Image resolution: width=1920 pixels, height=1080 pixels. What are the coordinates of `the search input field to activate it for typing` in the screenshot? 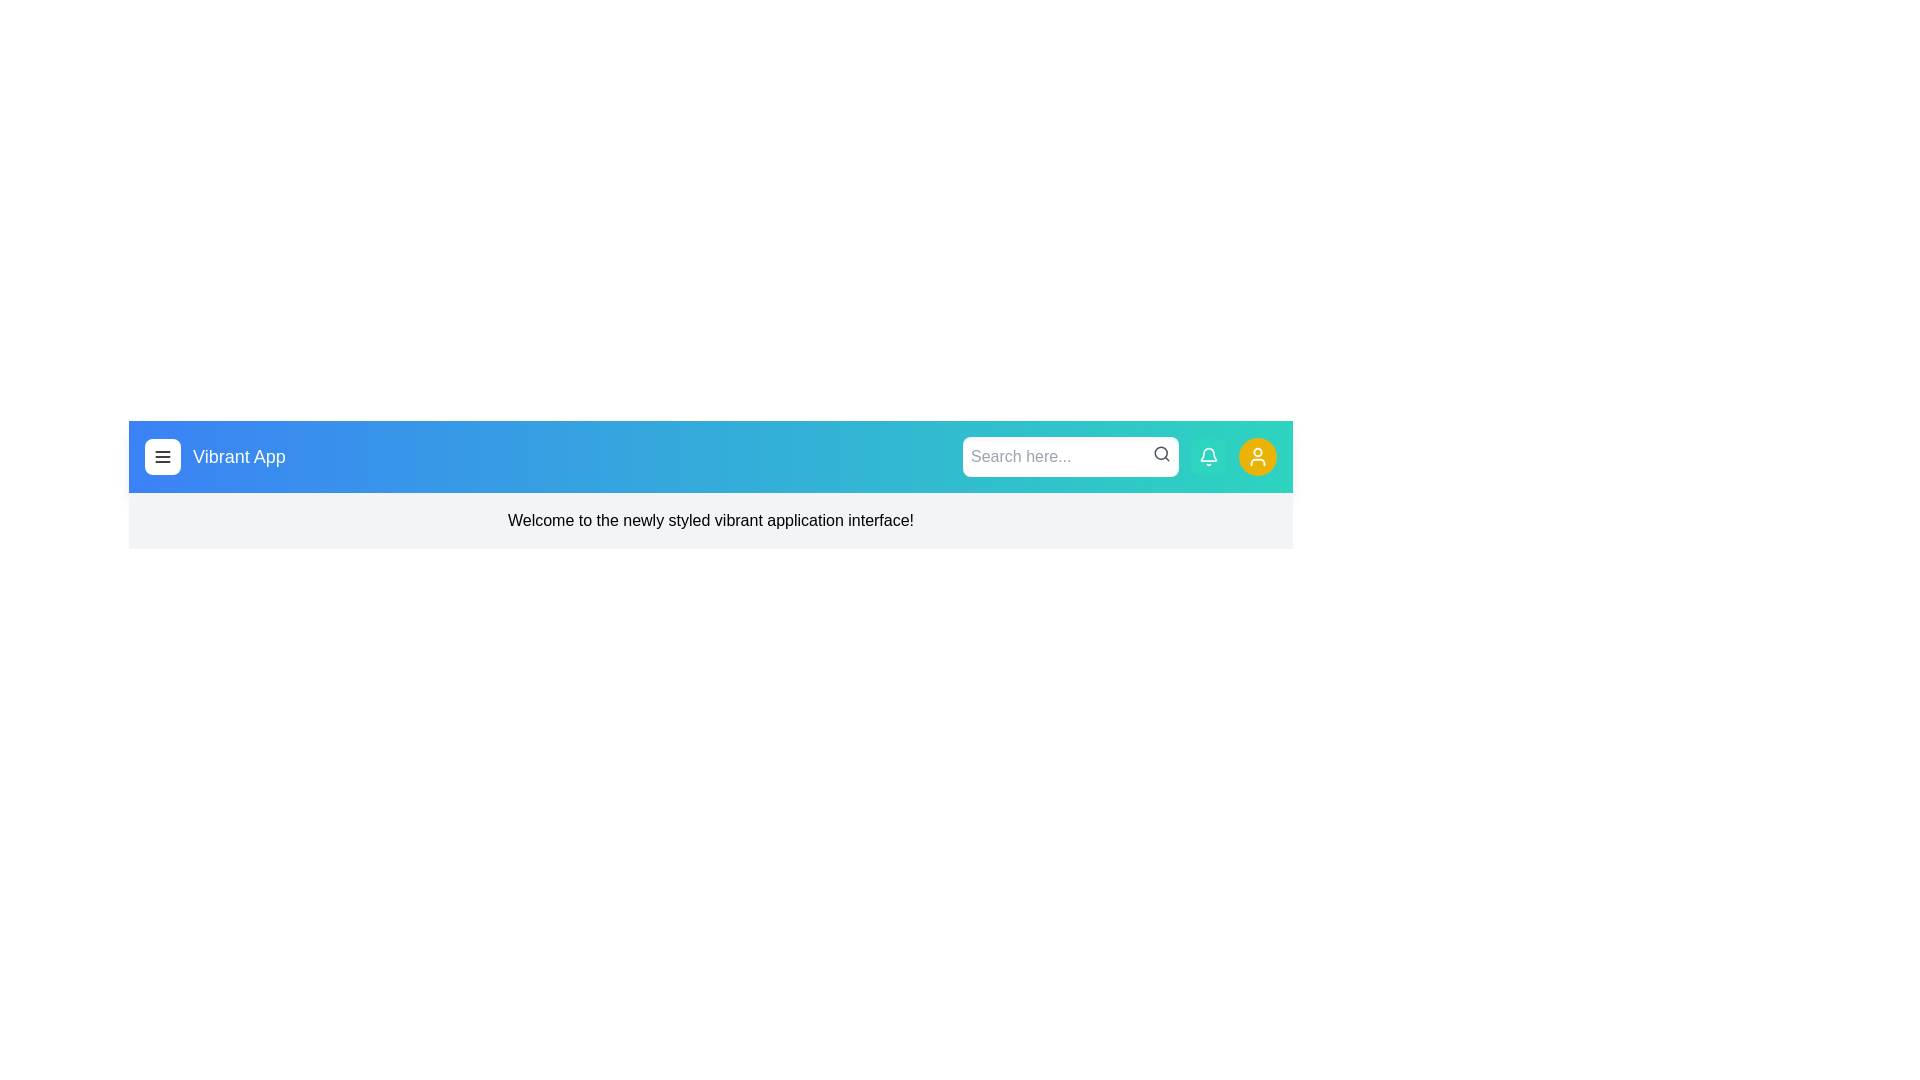 It's located at (1069, 456).